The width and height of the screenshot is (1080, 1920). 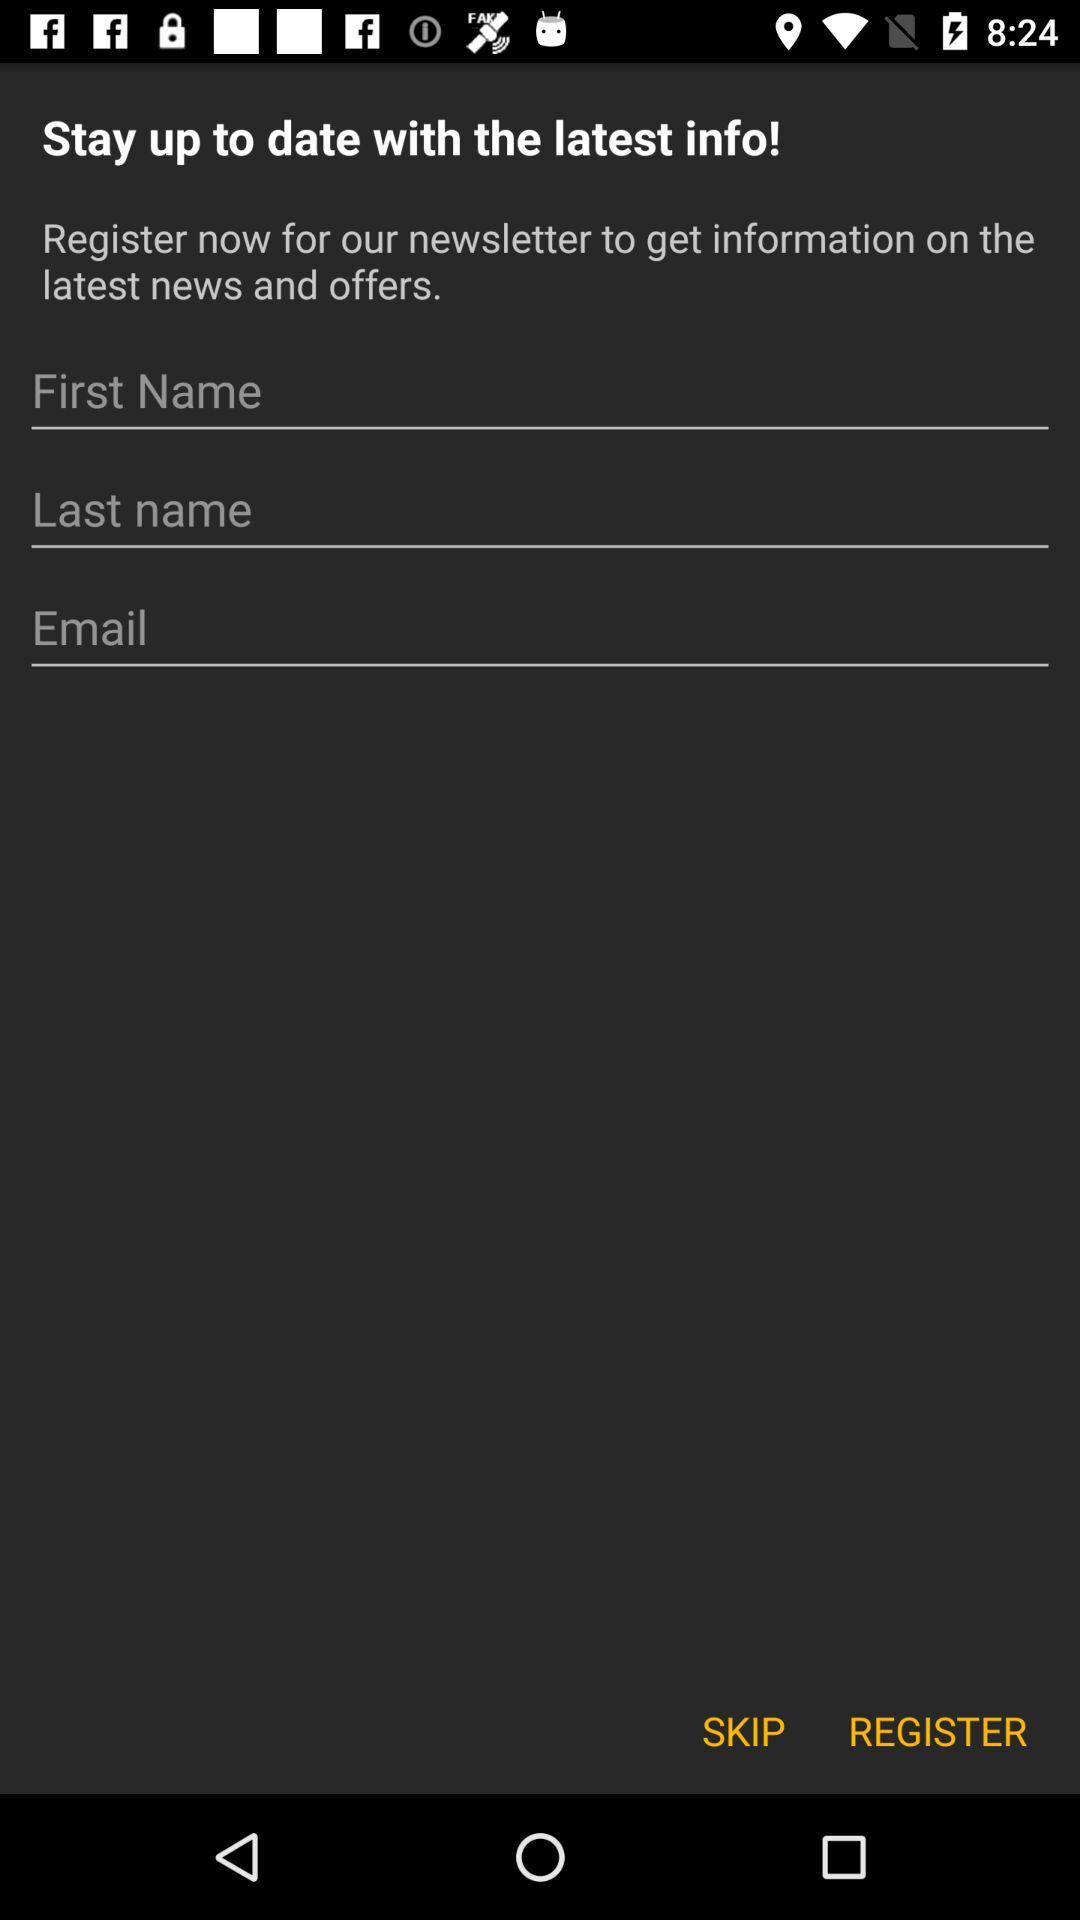 What do you see at coordinates (540, 626) in the screenshot?
I see `icon above skip icon` at bounding box center [540, 626].